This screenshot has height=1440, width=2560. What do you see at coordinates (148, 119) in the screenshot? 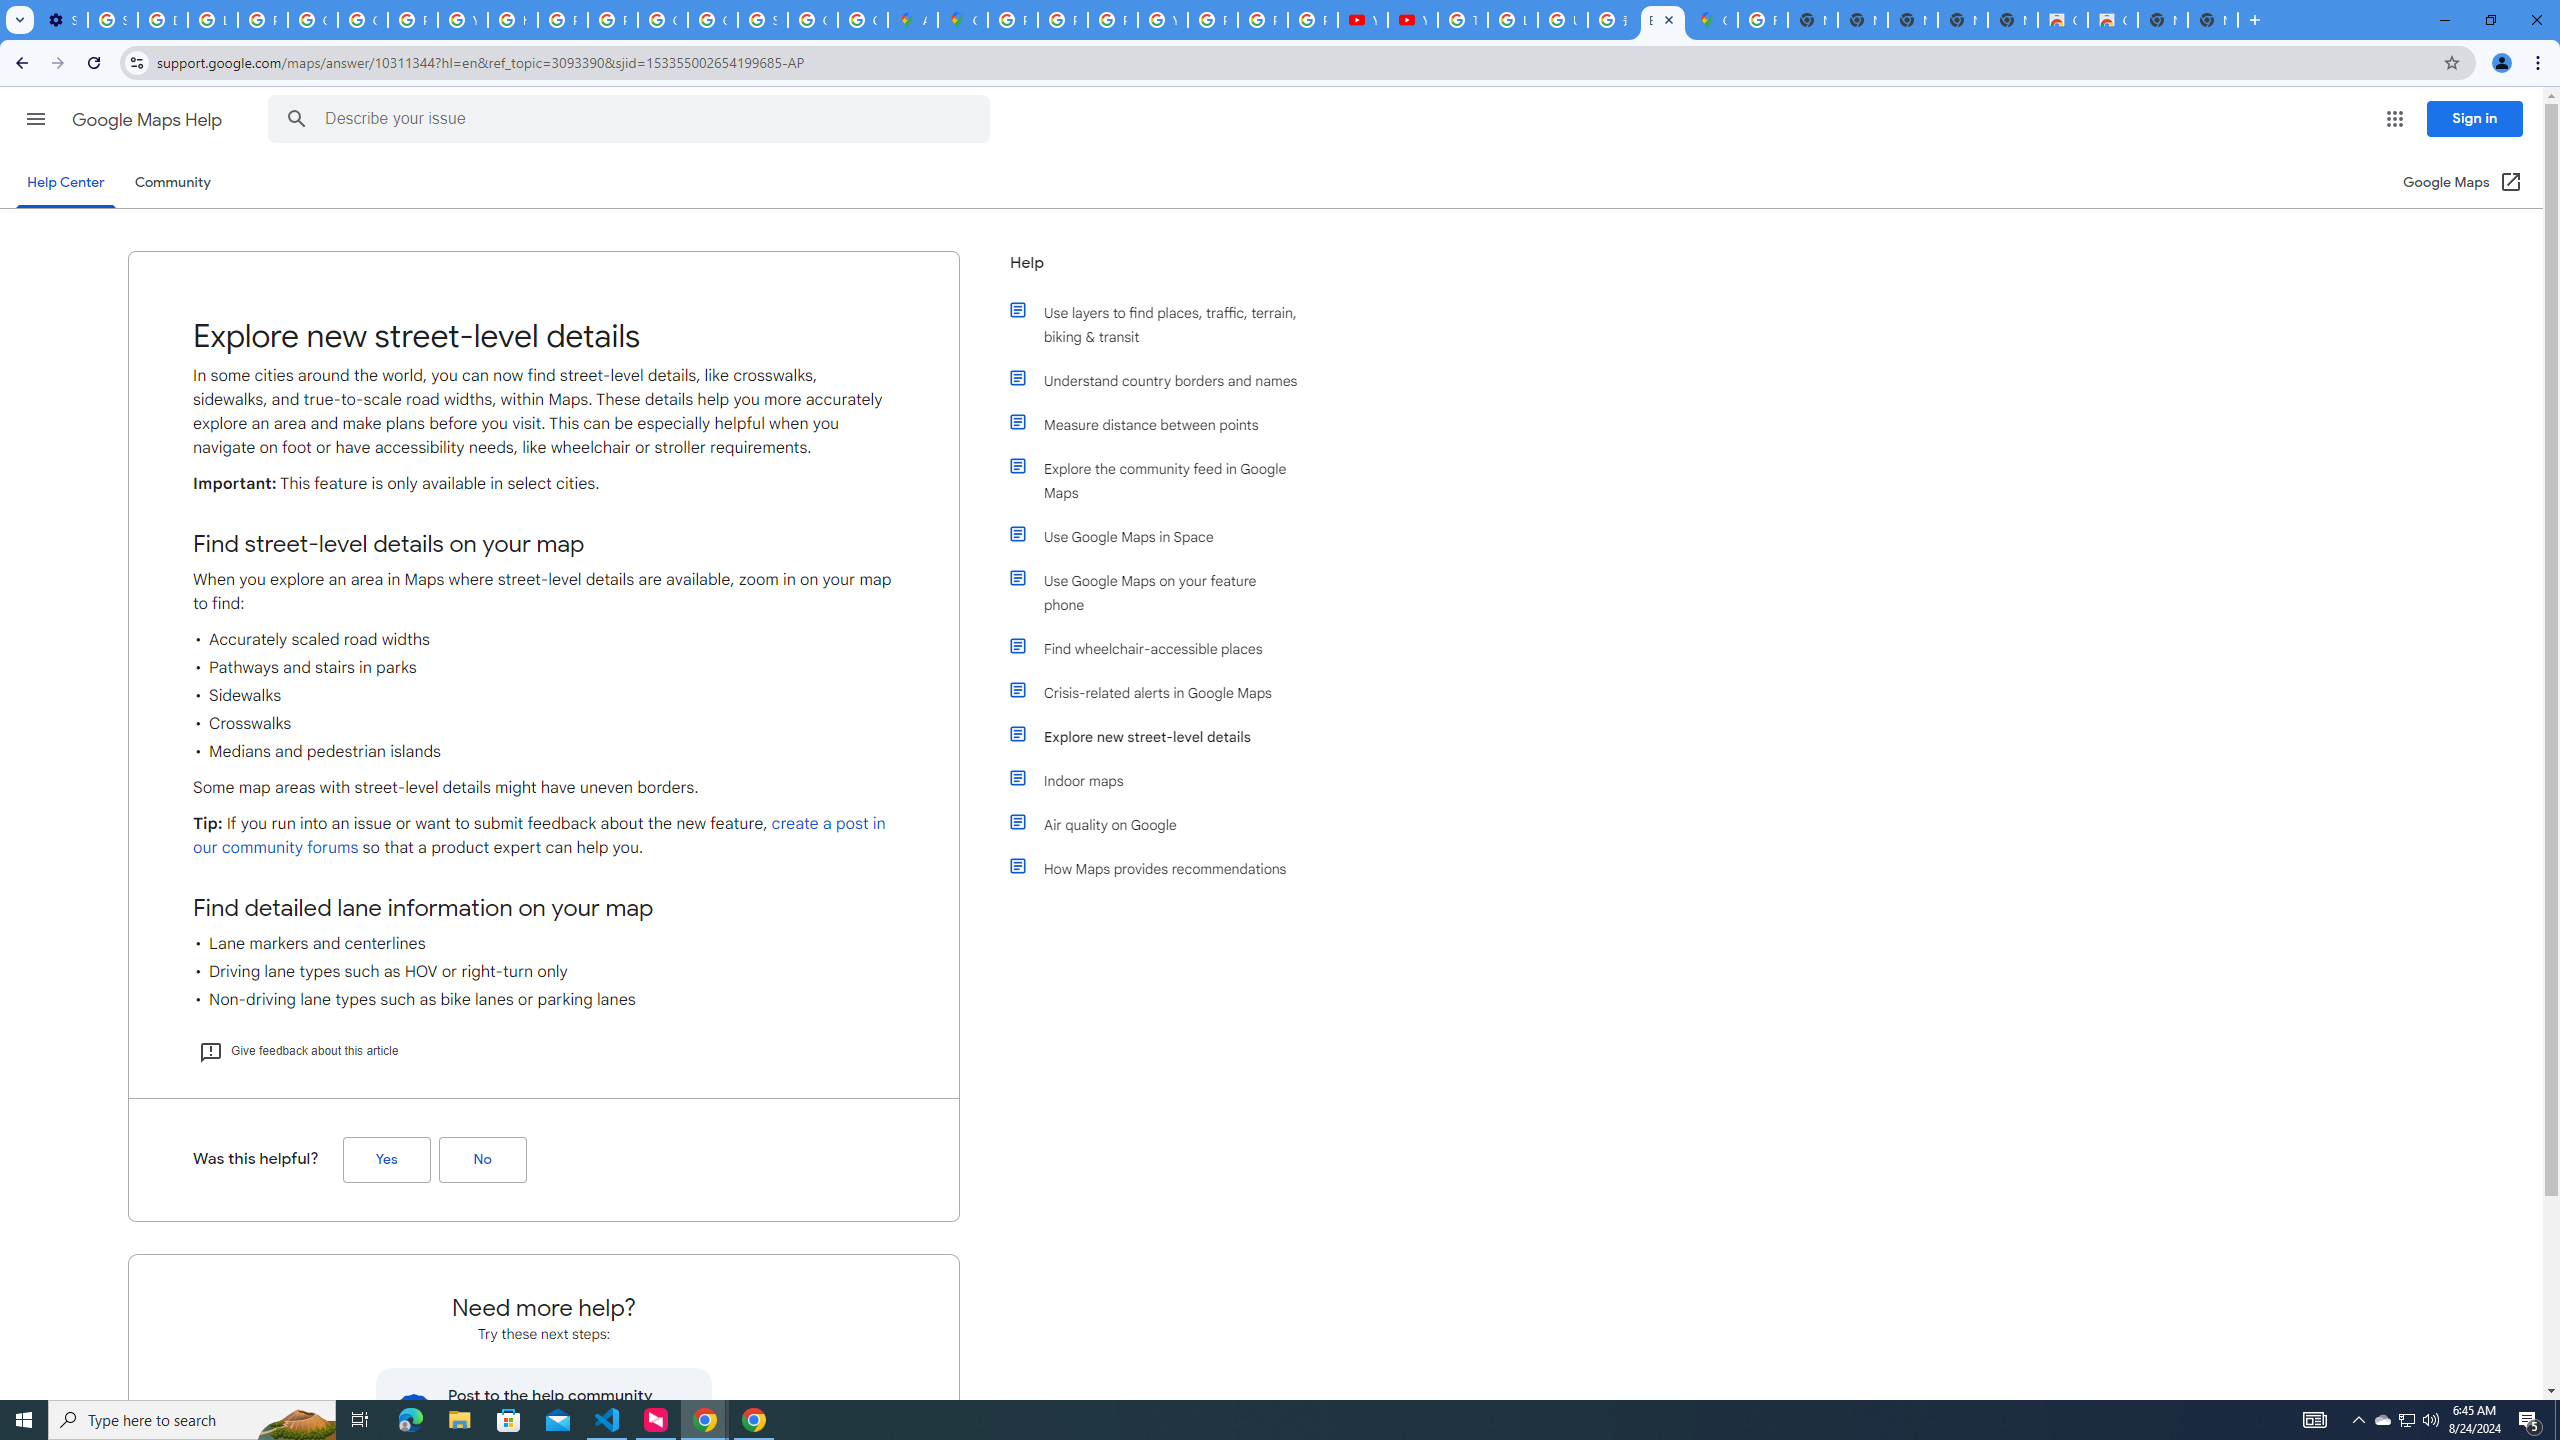
I see `'Google Maps Help'` at bounding box center [148, 119].